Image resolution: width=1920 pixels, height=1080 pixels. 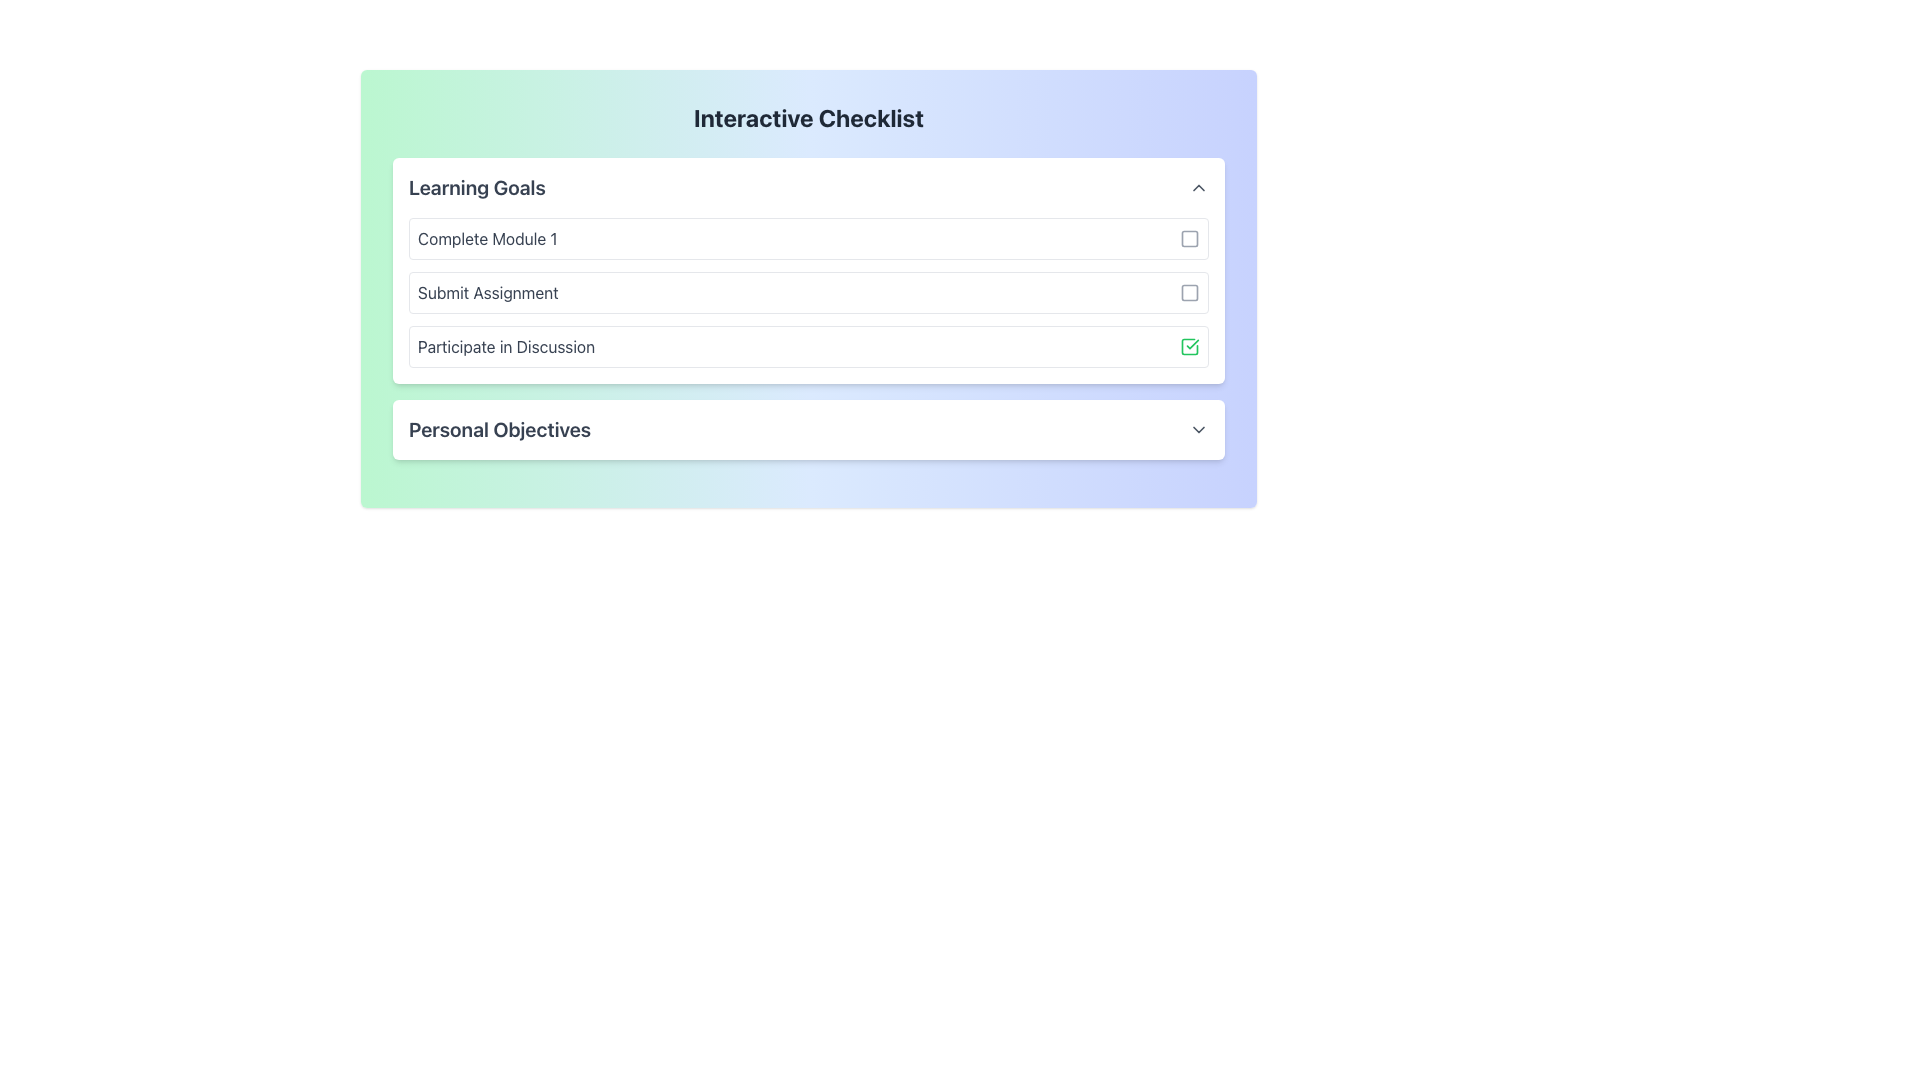 I want to click on the checkbox located at the far-right of the 'Complete Module 1' row in the 'Learning Goals' section, so click(x=1190, y=238).